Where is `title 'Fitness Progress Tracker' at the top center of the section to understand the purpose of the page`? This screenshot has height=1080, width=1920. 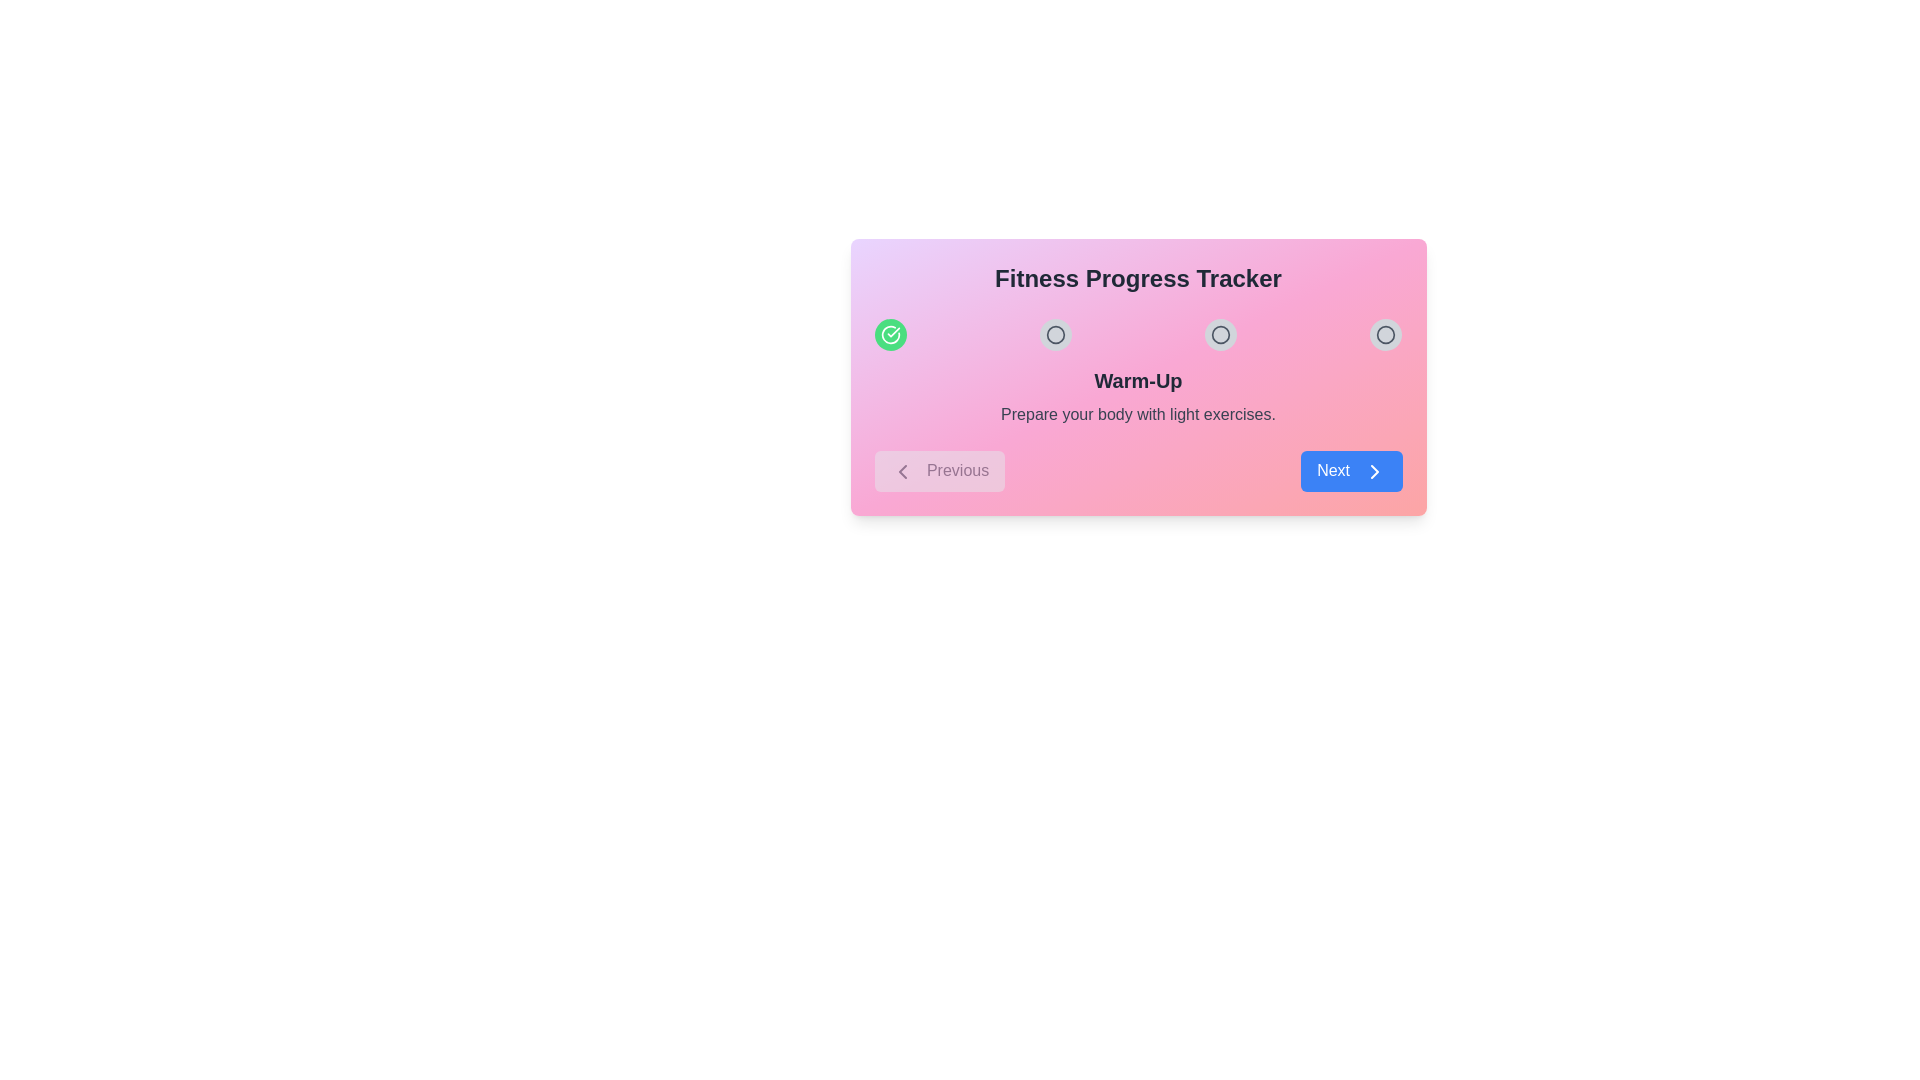 title 'Fitness Progress Tracker' at the top center of the section to understand the purpose of the page is located at coordinates (1138, 278).